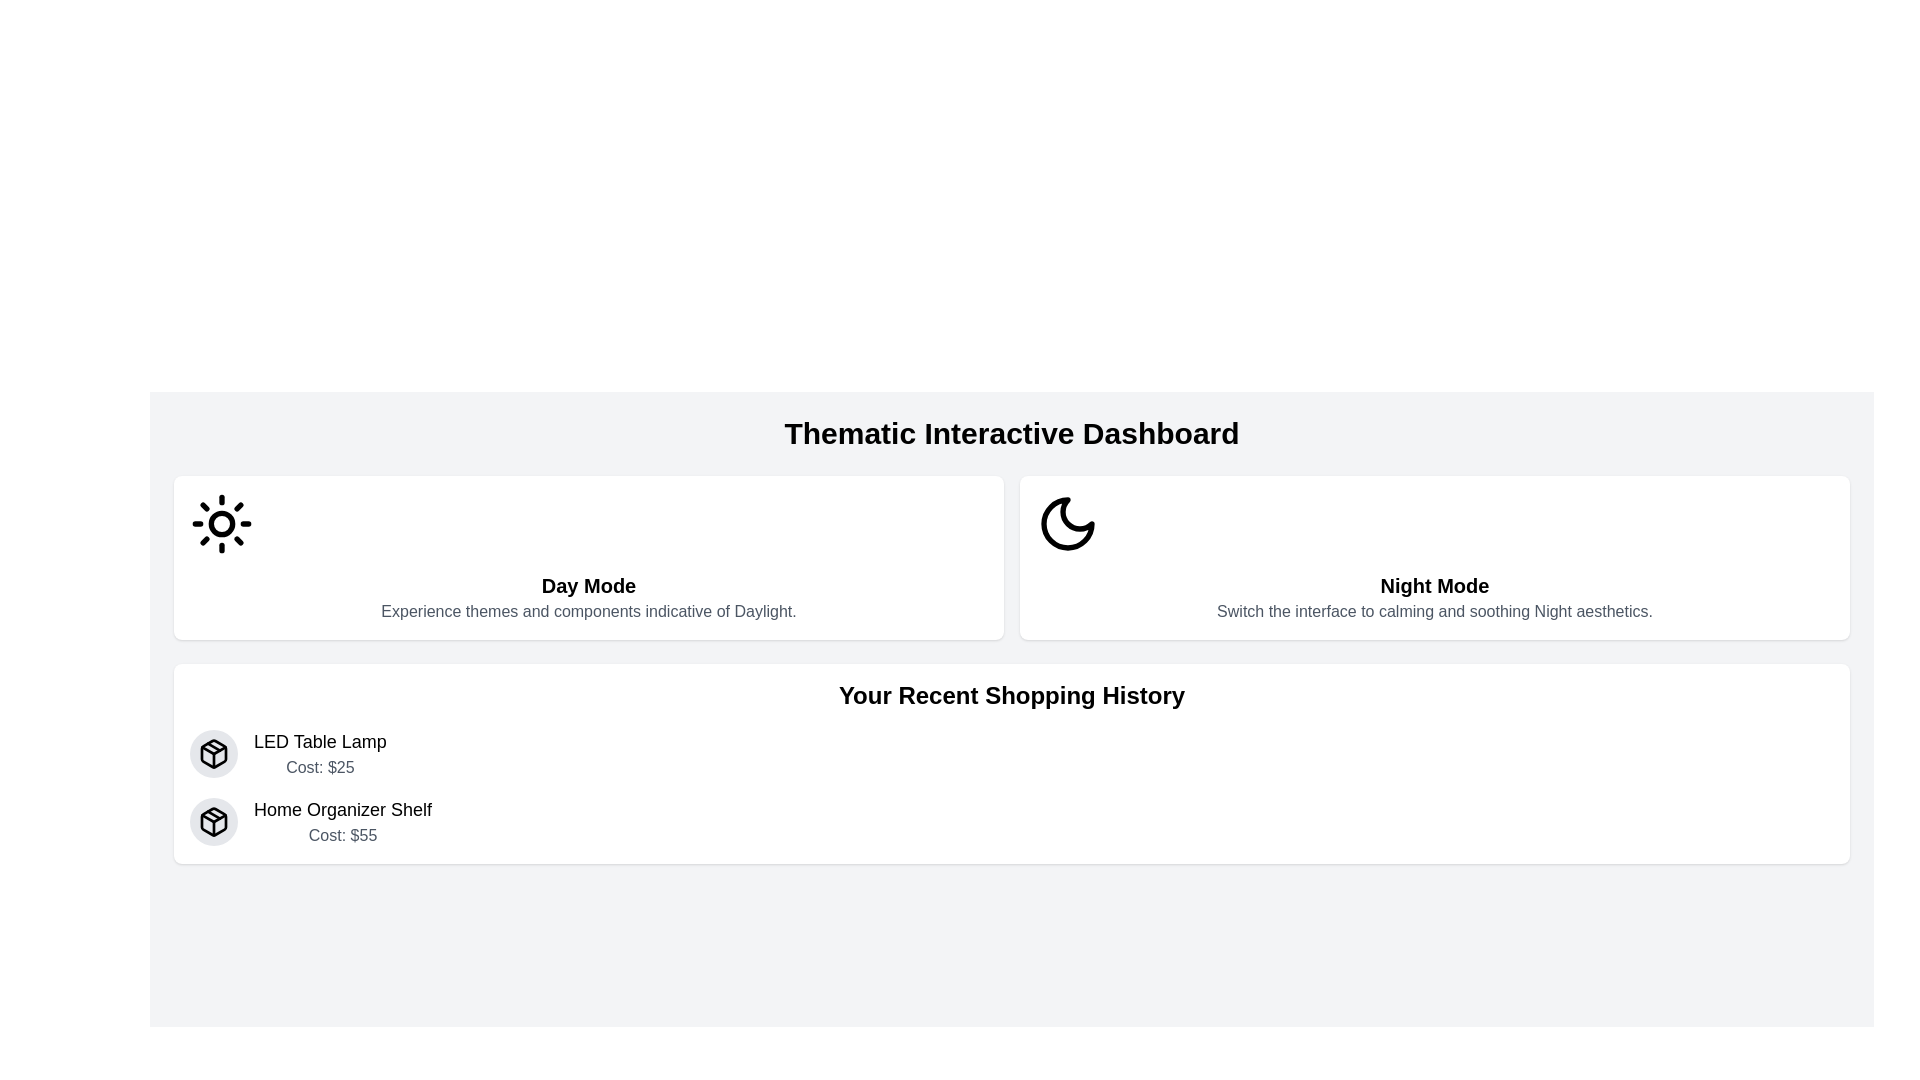 Image resolution: width=1920 pixels, height=1080 pixels. What do you see at coordinates (221, 523) in the screenshot?
I see `the Decorative Icon Element, which is a circular sun-like icon located in the left panel of the top section of the interface titled 'Day Mode'` at bounding box center [221, 523].